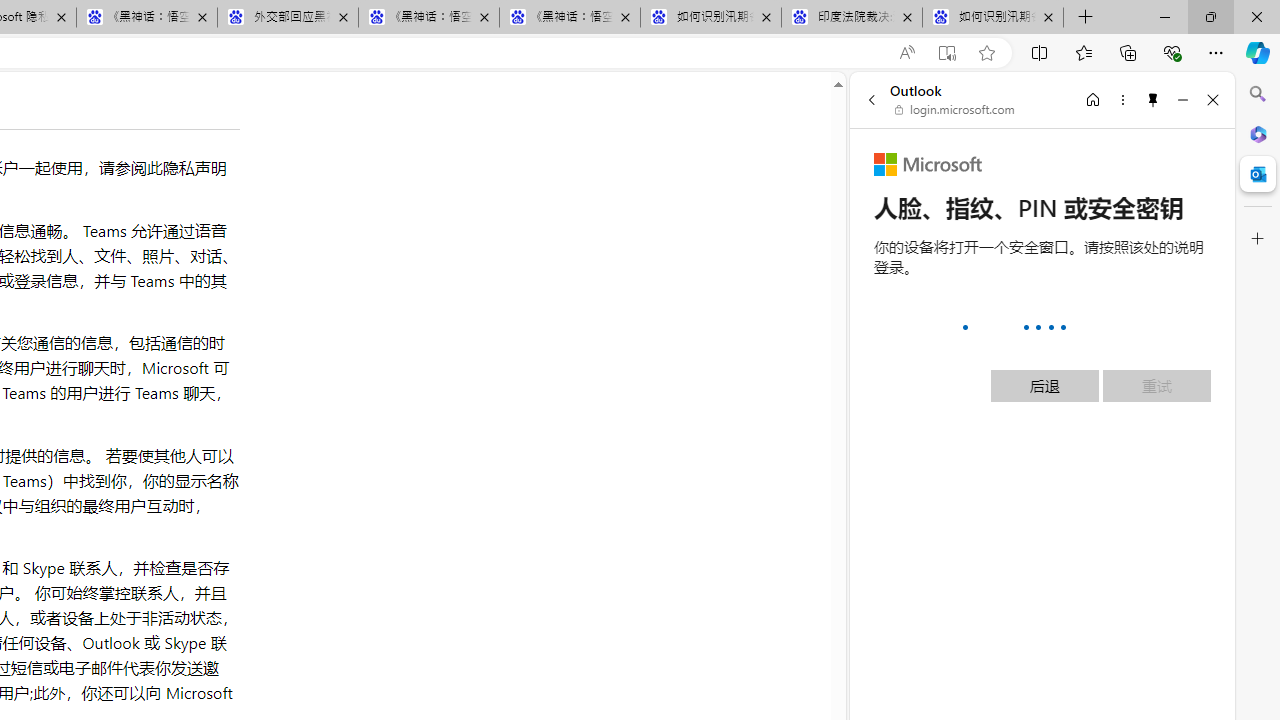  I want to click on 'login.microsoft.com', so click(954, 110).